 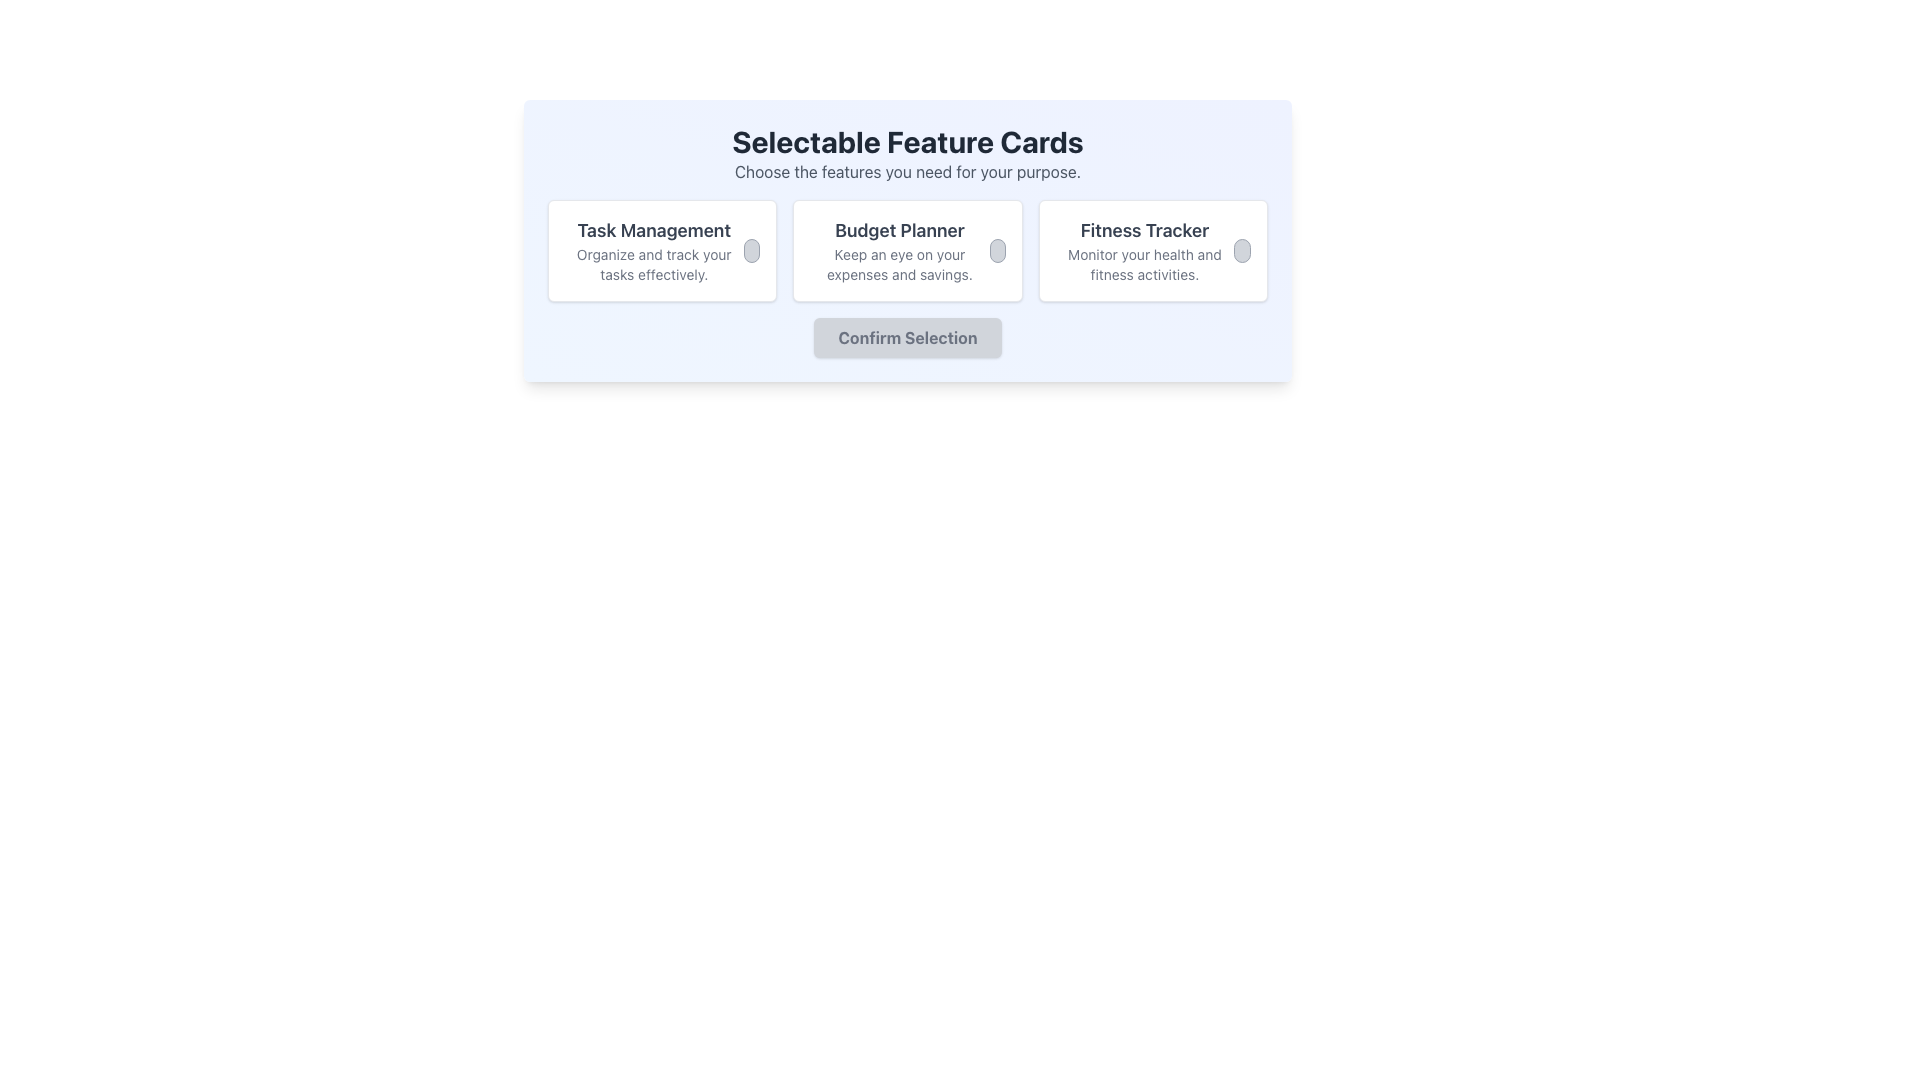 I want to click on the inactive radio button located in the top-right corner of the 'Fitness Tracker' card component, adjacent to the right edge of the card's title and description area, so click(x=1241, y=249).